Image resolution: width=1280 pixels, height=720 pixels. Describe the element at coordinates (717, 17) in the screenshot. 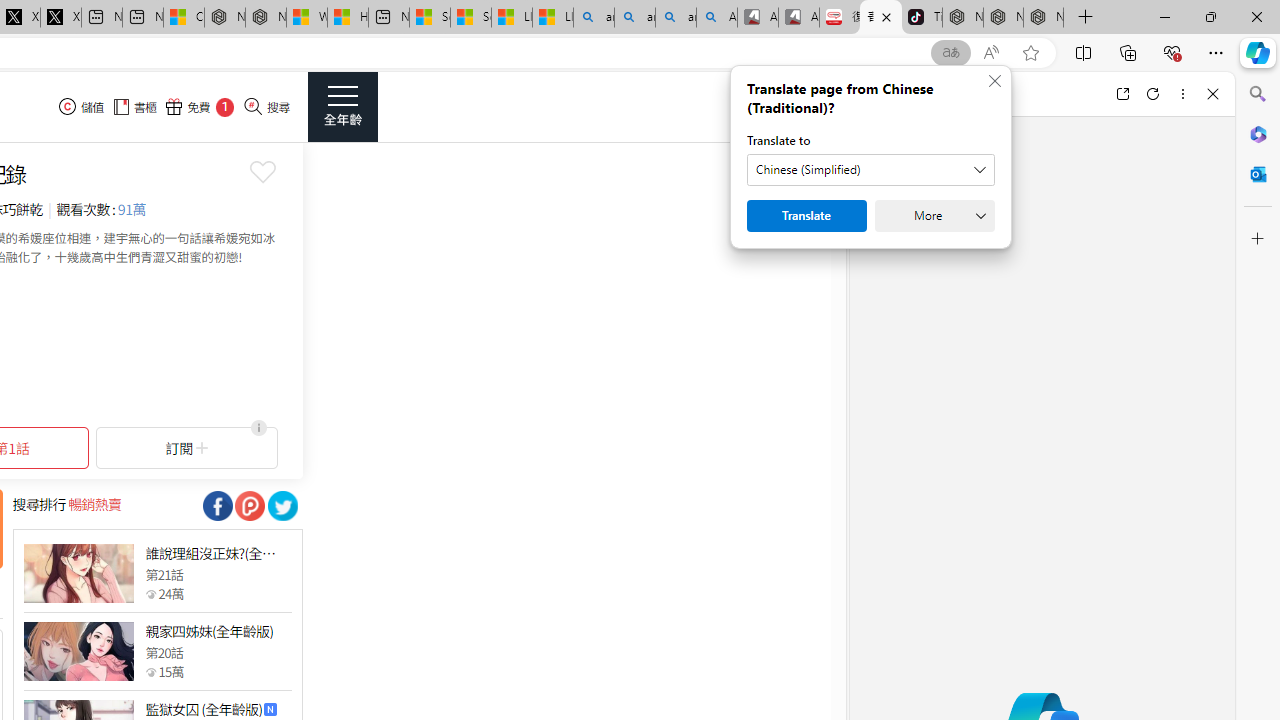

I see `'Amazon Echo Robot - Search Images'` at that location.